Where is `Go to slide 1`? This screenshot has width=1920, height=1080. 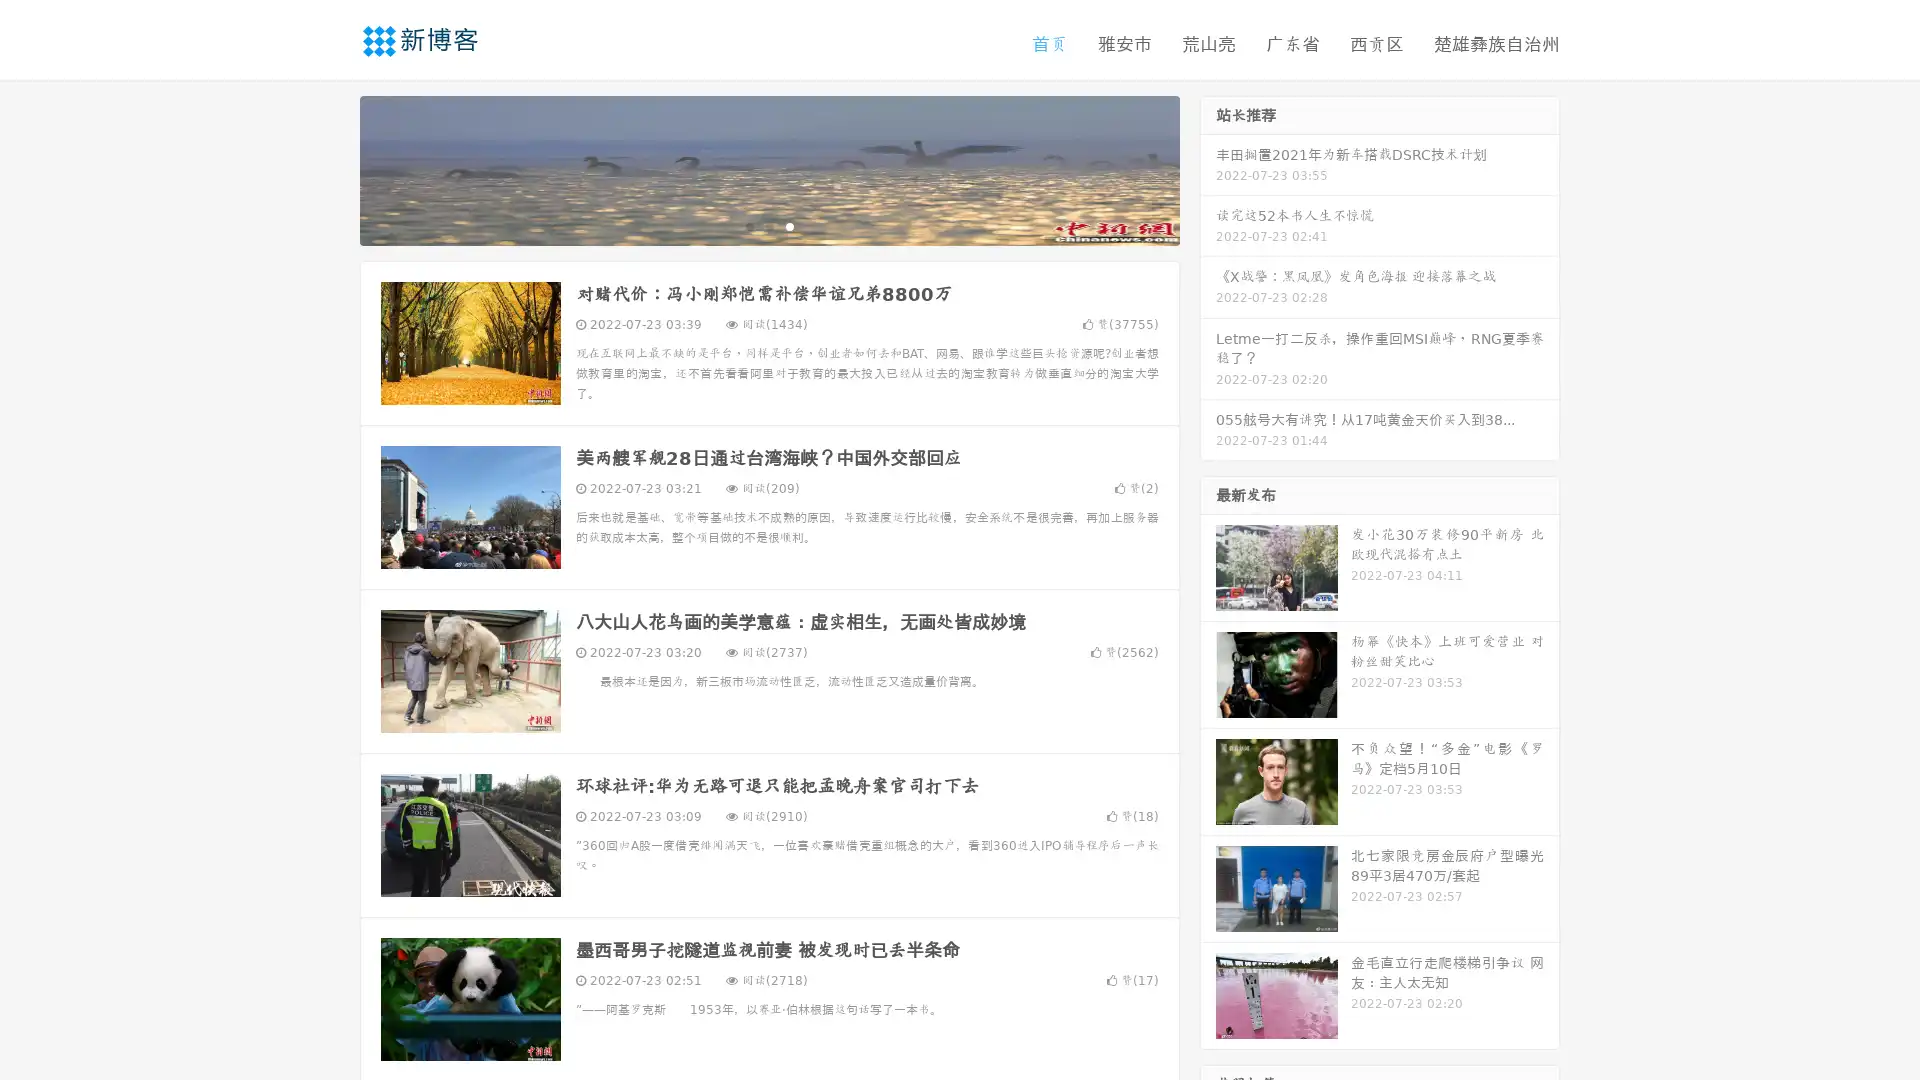 Go to slide 1 is located at coordinates (748, 225).